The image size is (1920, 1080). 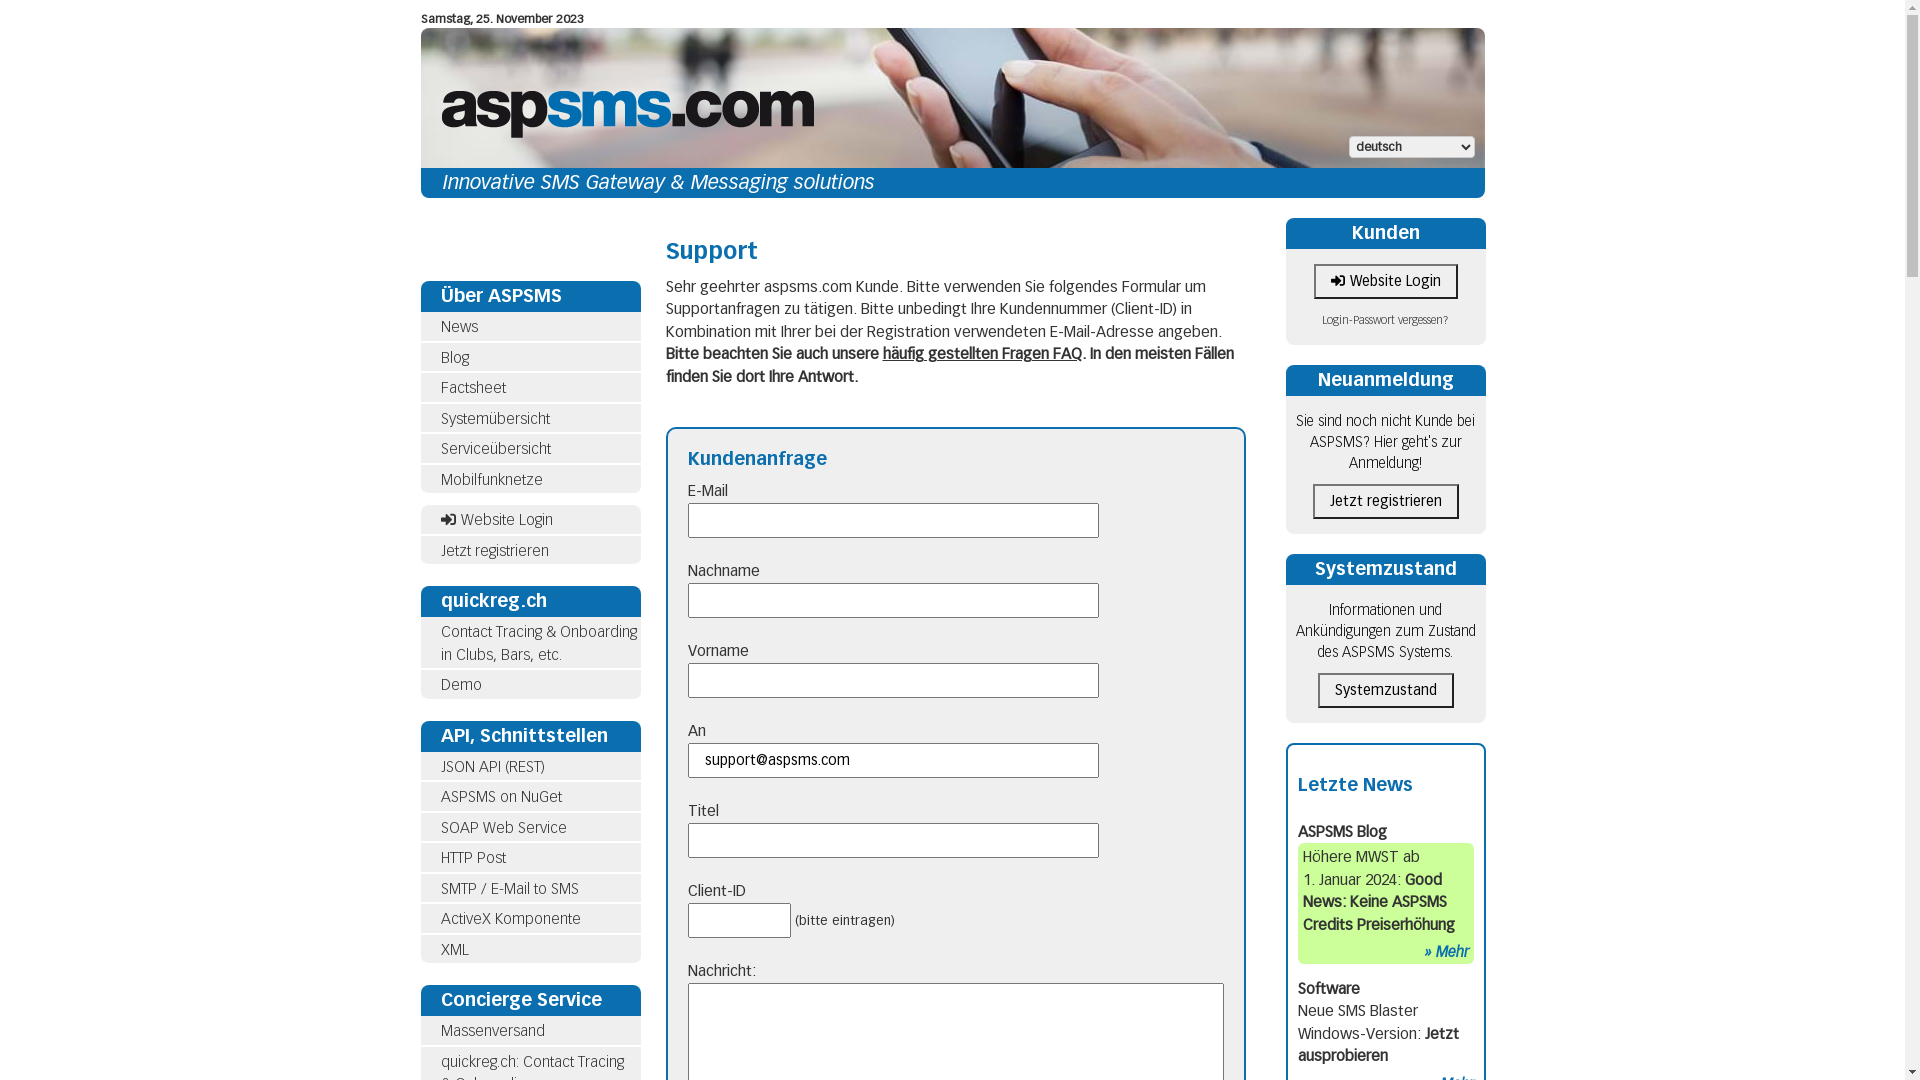 What do you see at coordinates (419, 479) in the screenshot?
I see `'Mobilfunknetze'` at bounding box center [419, 479].